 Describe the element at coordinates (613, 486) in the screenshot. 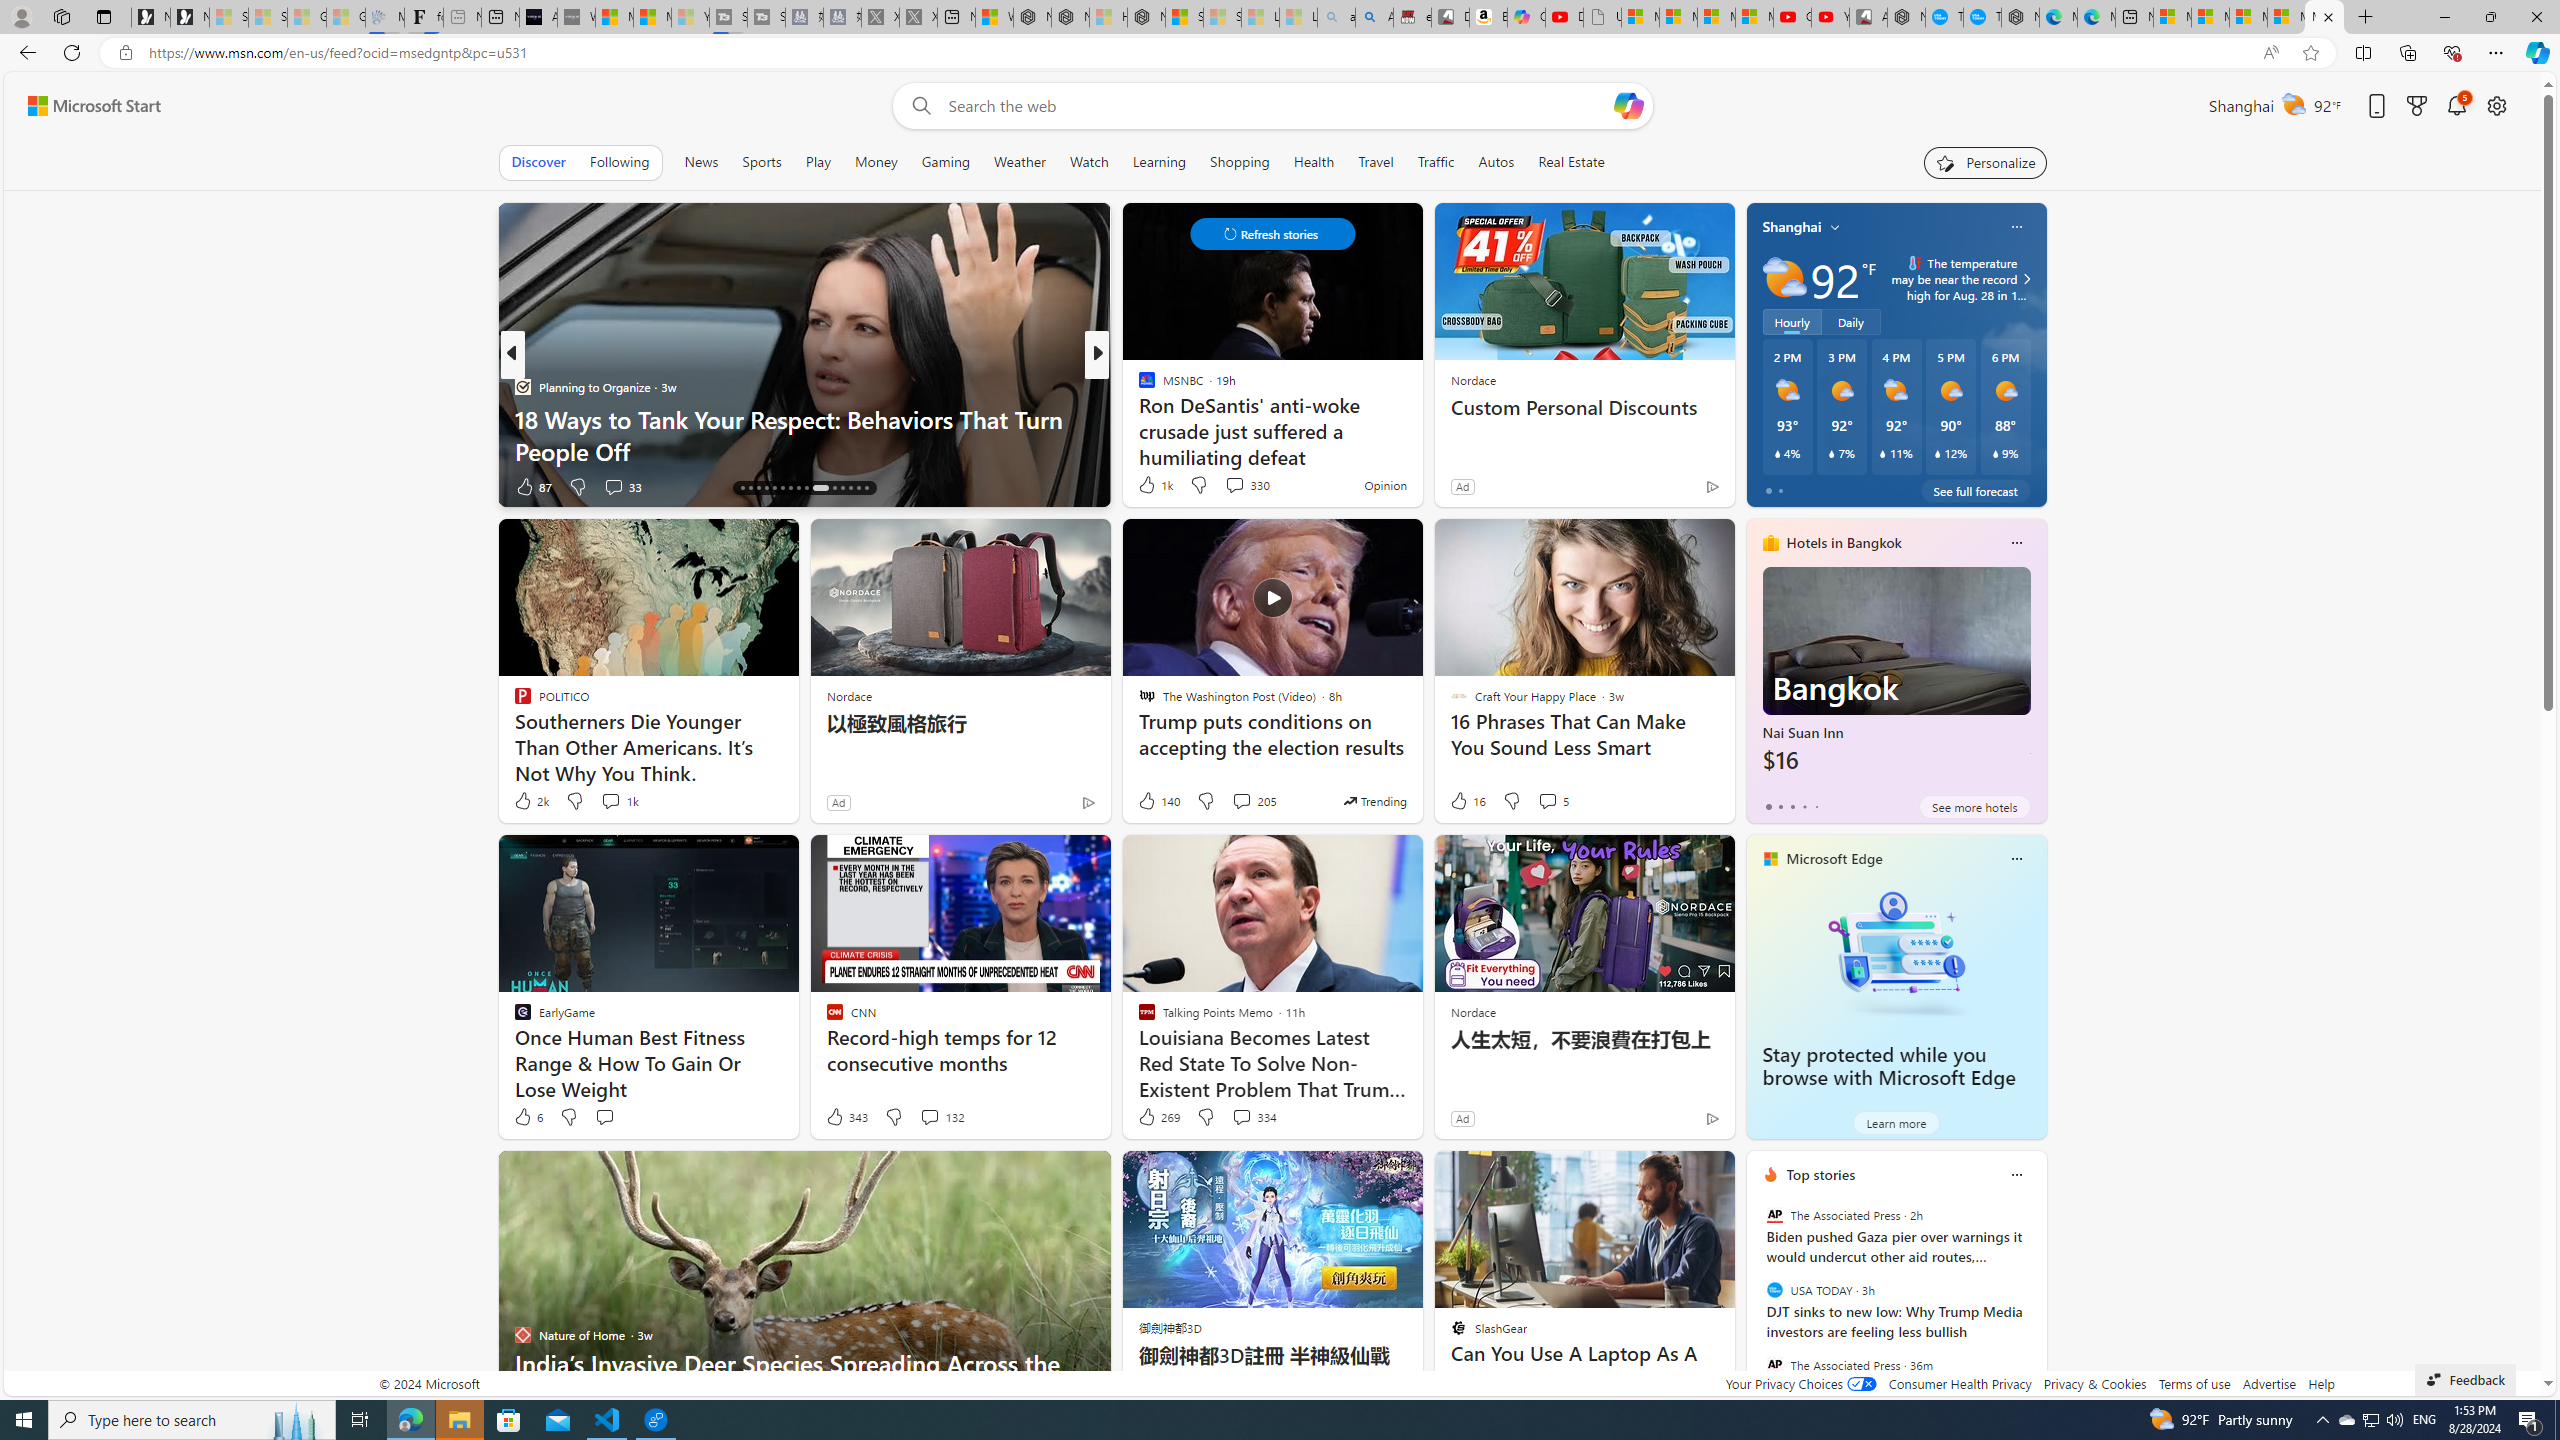

I see `'View comments 33 Comment'` at that location.